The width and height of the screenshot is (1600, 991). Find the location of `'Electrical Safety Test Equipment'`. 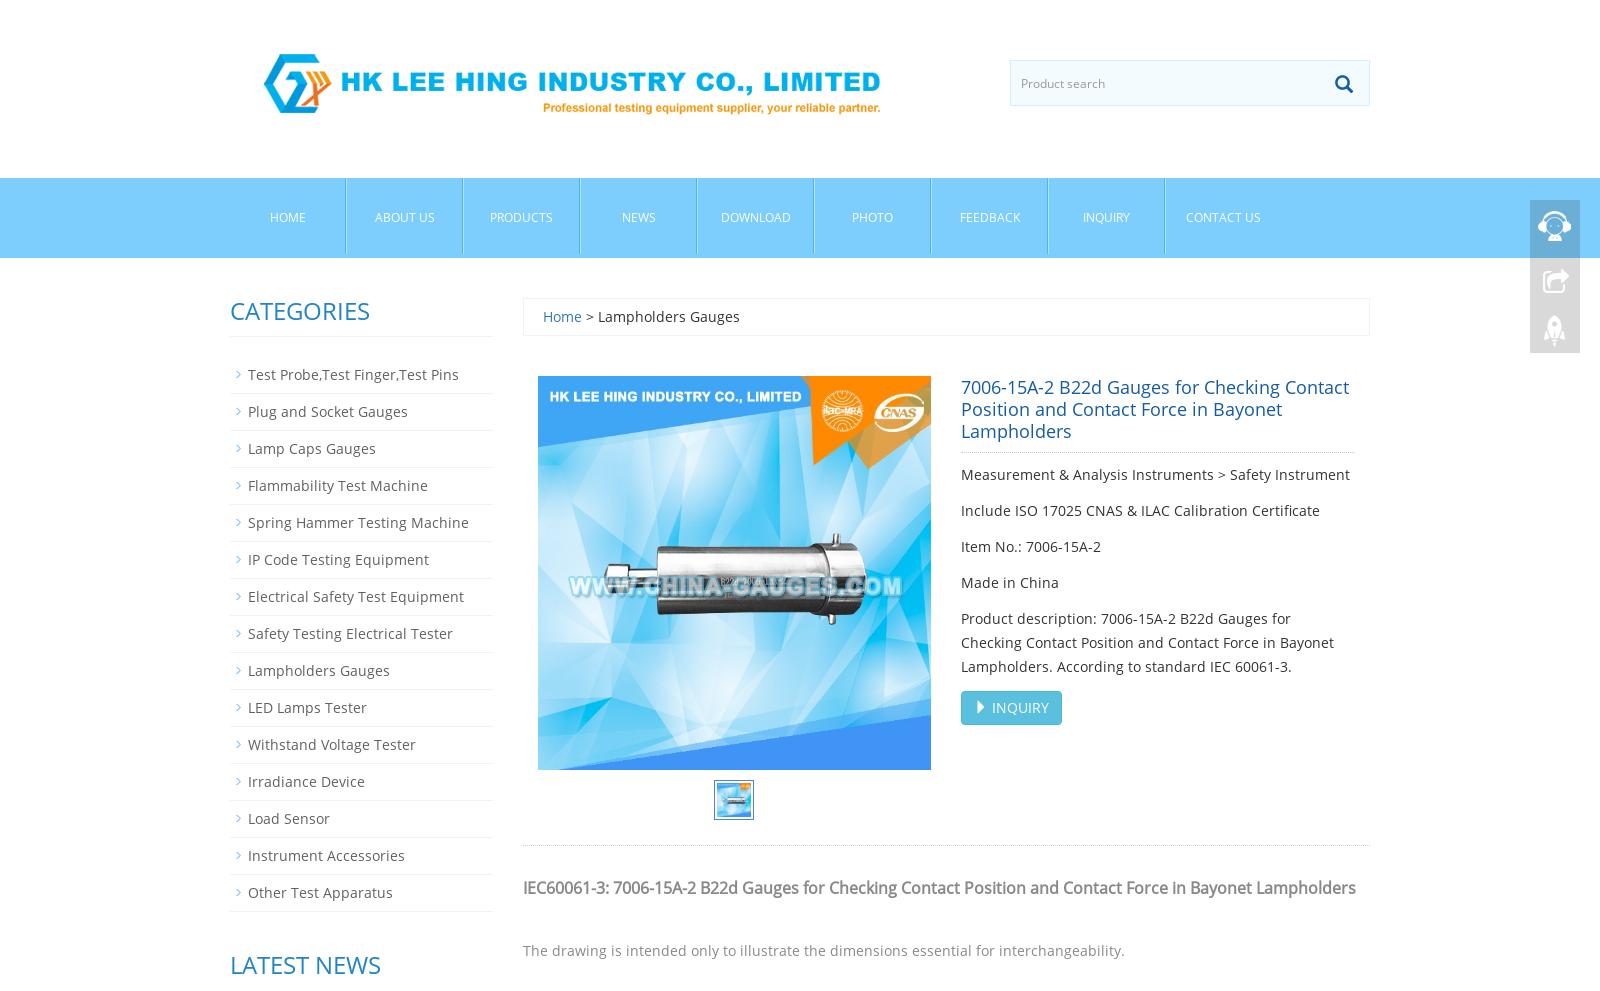

'Electrical Safety Test Equipment' is located at coordinates (356, 596).